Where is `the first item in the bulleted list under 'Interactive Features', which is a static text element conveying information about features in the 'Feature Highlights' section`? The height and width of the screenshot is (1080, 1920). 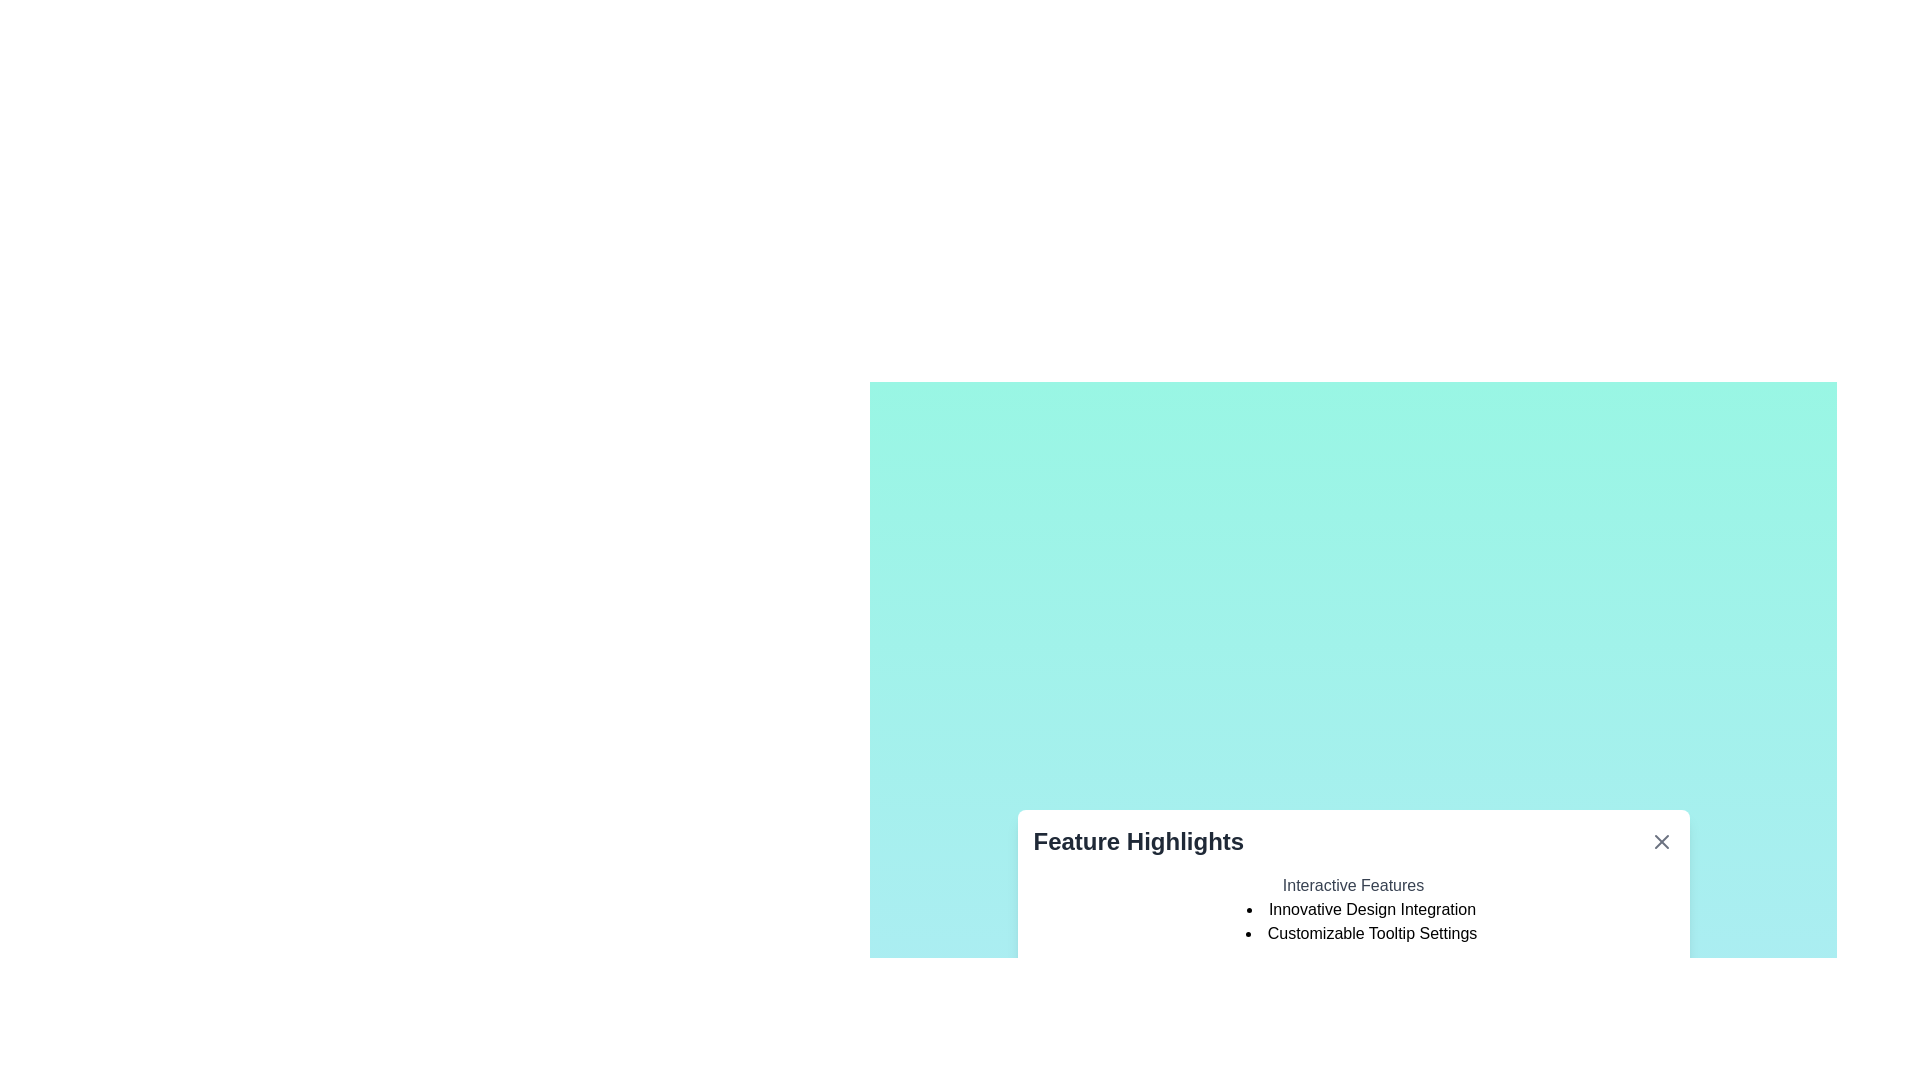 the first item in the bulleted list under 'Interactive Features', which is a static text element conveying information about features in the 'Feature Highlights' section is located at coordinates (1360, 910).